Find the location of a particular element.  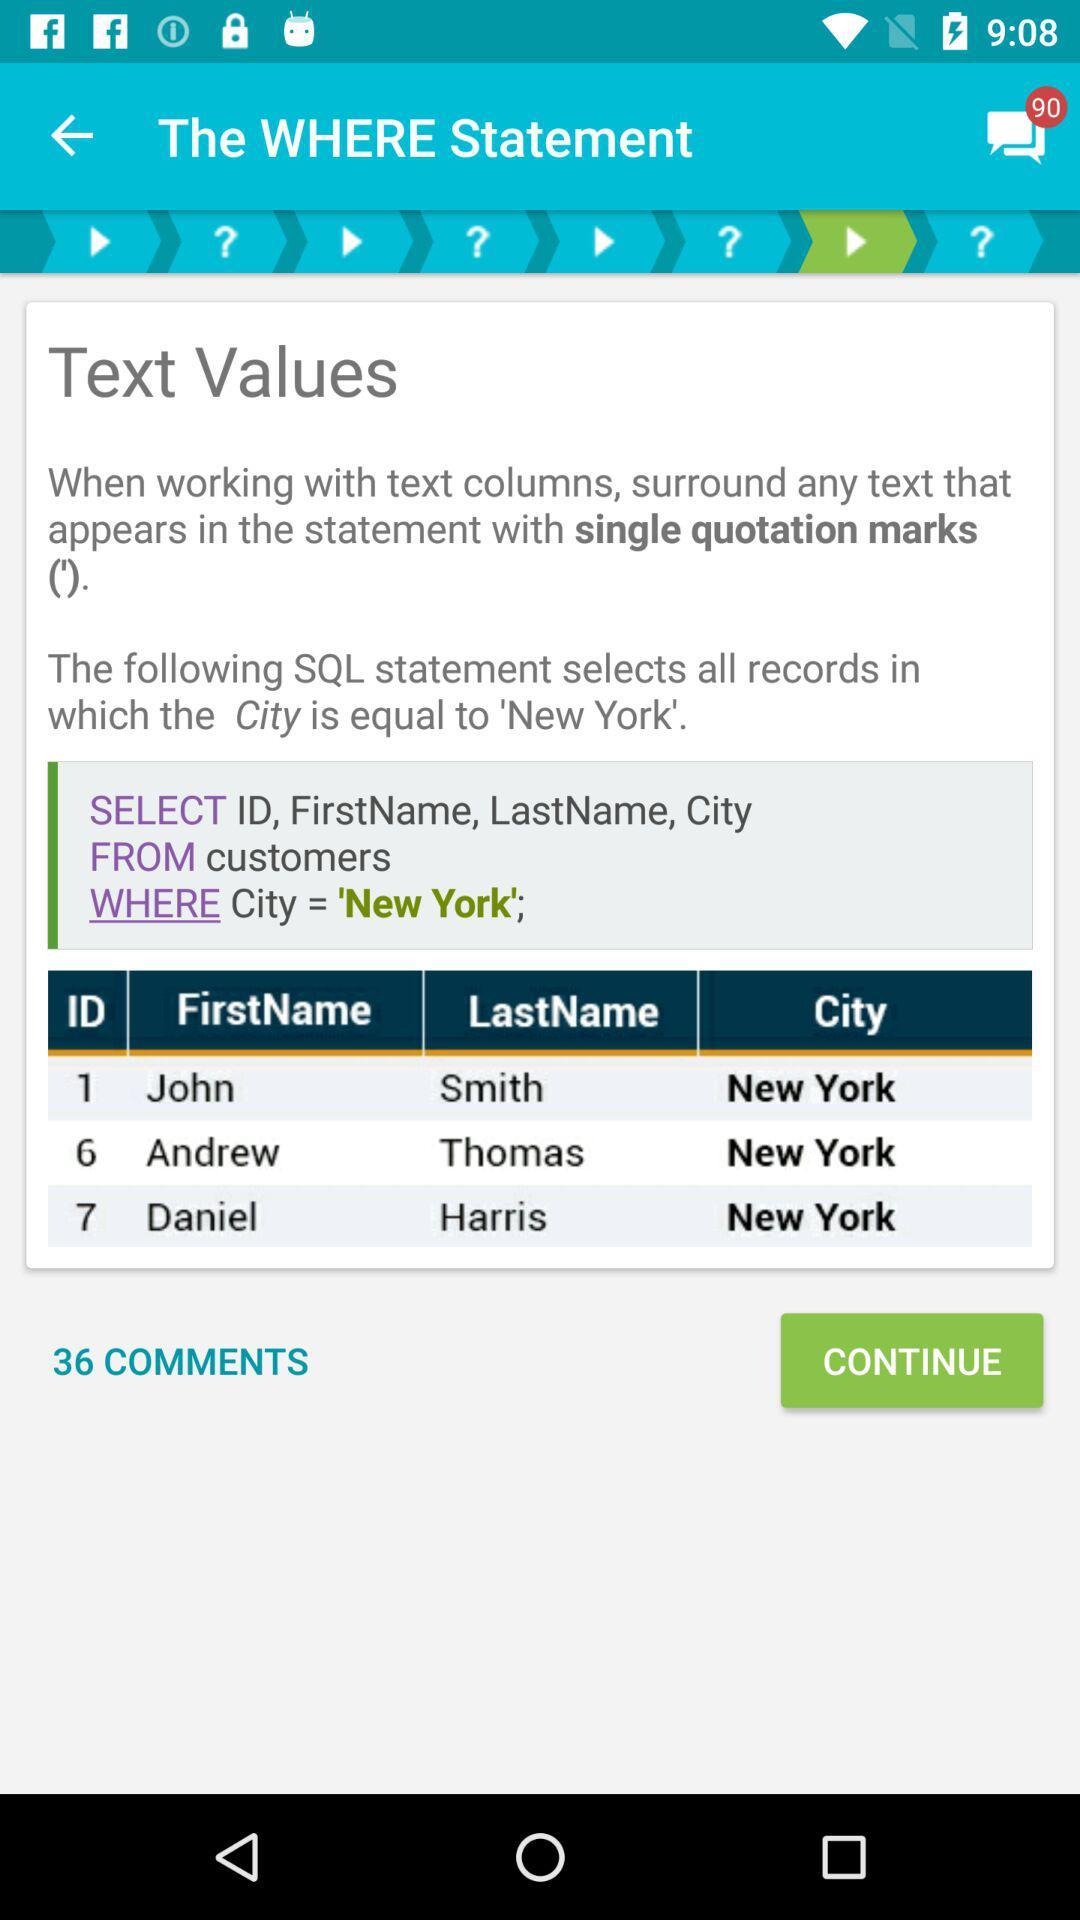

forward option is located at coordinates (855, 240).